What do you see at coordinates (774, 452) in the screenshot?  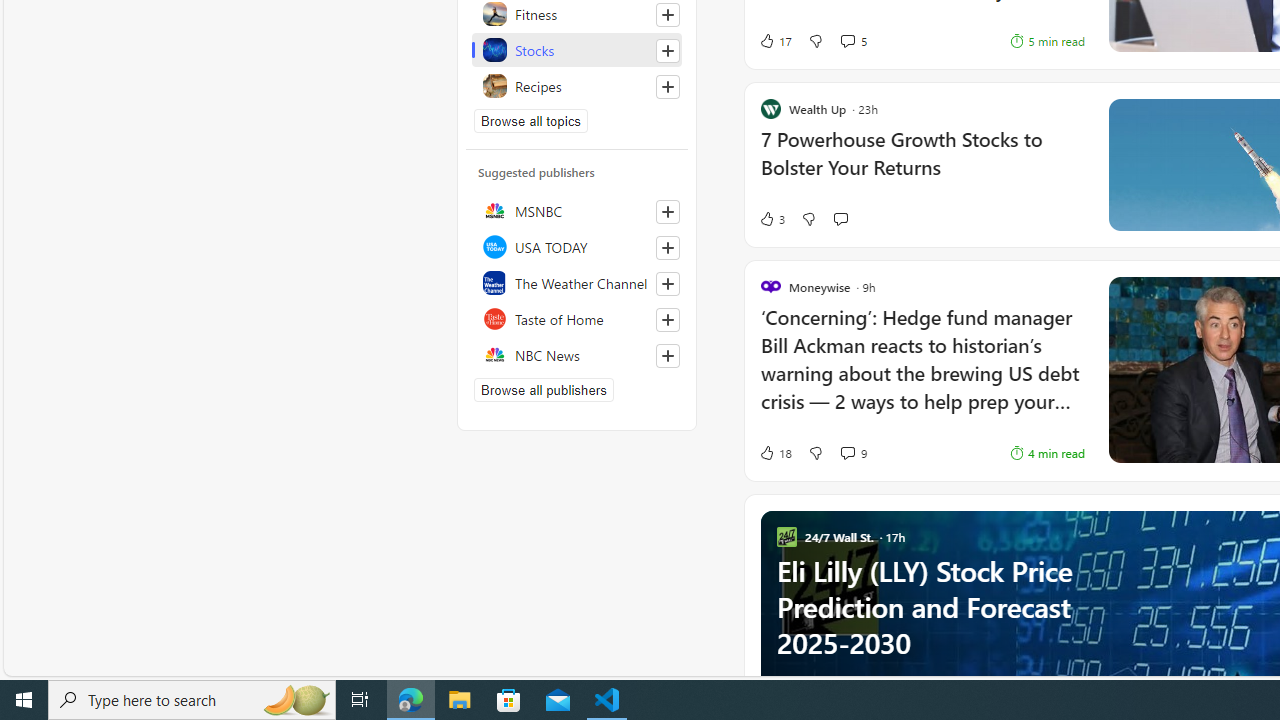 I see `'18 Like'` at bounding box center [774, 452].